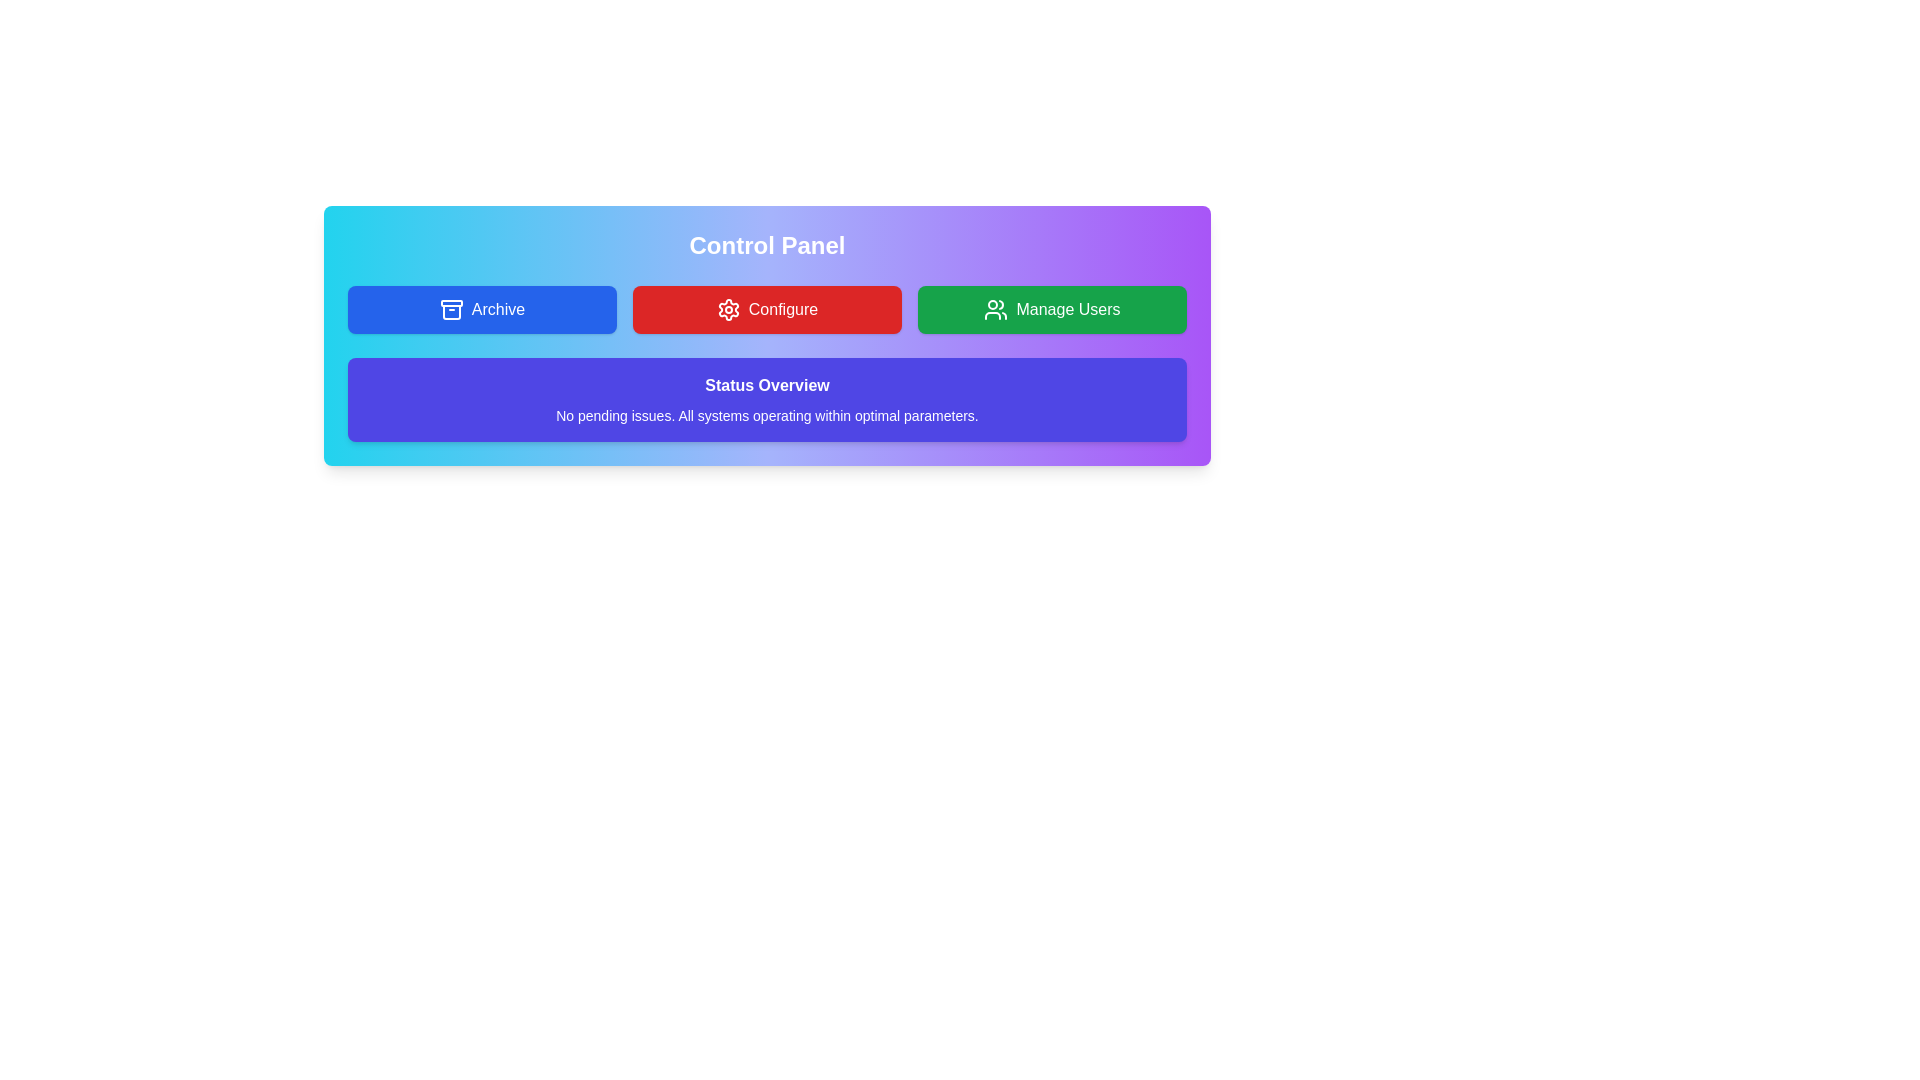 The height and width of the screenshot is (1080, 1920). Describe the element at coordinates (766, 309) in the screenshot. I see `the red rectangular button labeled 'Configure' with a gear icon` at that location.